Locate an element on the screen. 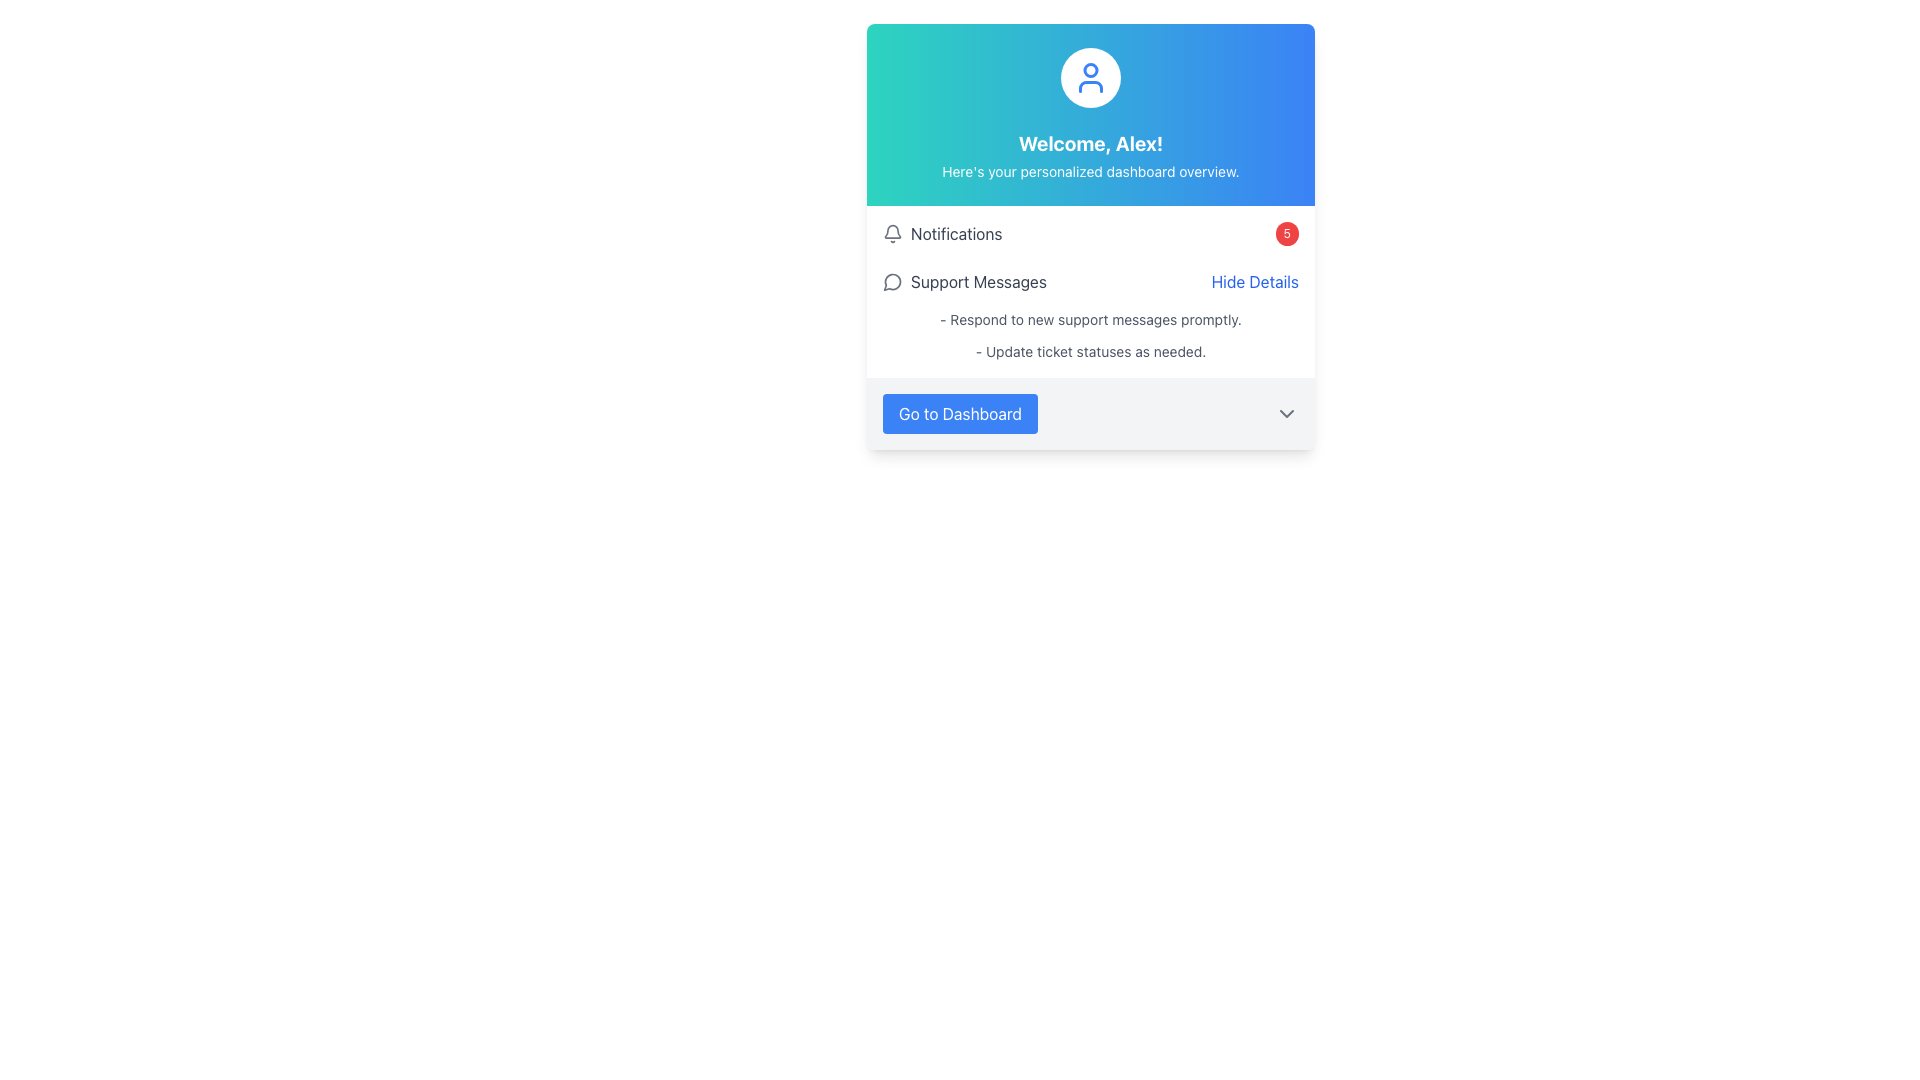 Image resolution: width=1920 pixels, height=1080 pixels. the non-interactive informative text located beneath the instruction '- Respond to new support messages promptly.' in the 'Support Messages' section of the interface is located at coordinates (1089, 350).